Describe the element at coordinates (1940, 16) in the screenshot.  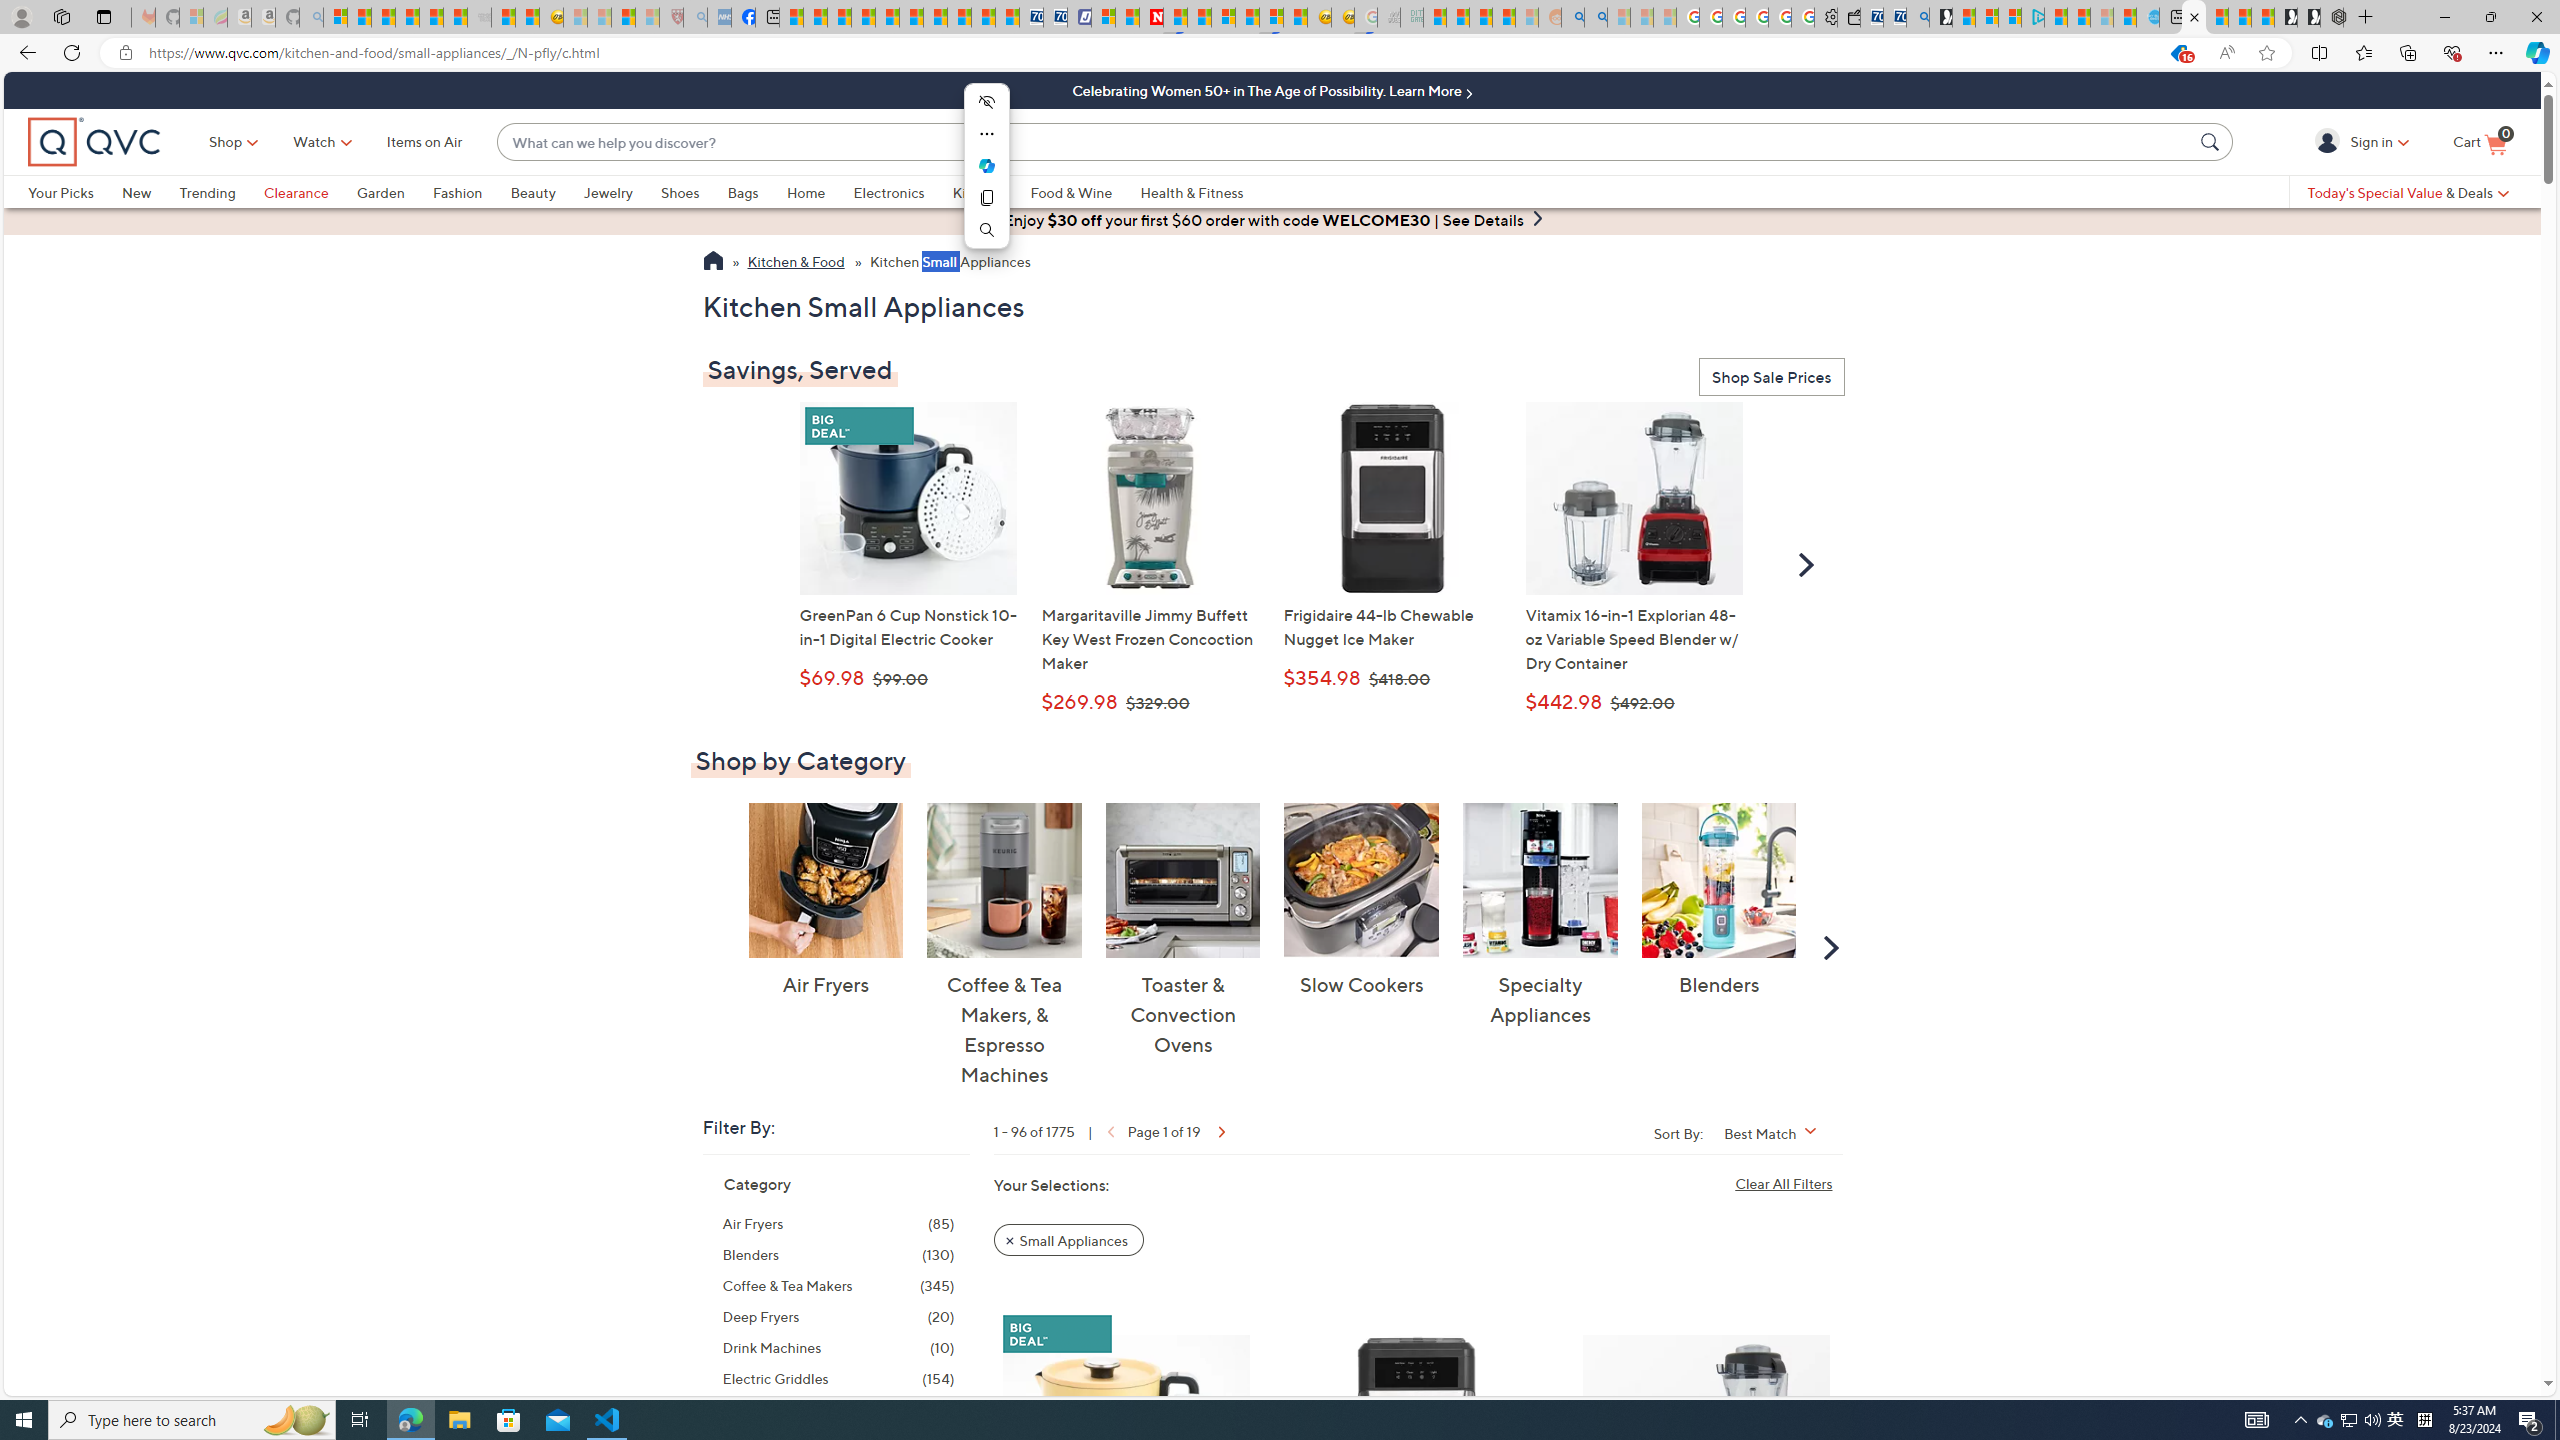
I see `'Microsoft Start Gaming'` at that location.